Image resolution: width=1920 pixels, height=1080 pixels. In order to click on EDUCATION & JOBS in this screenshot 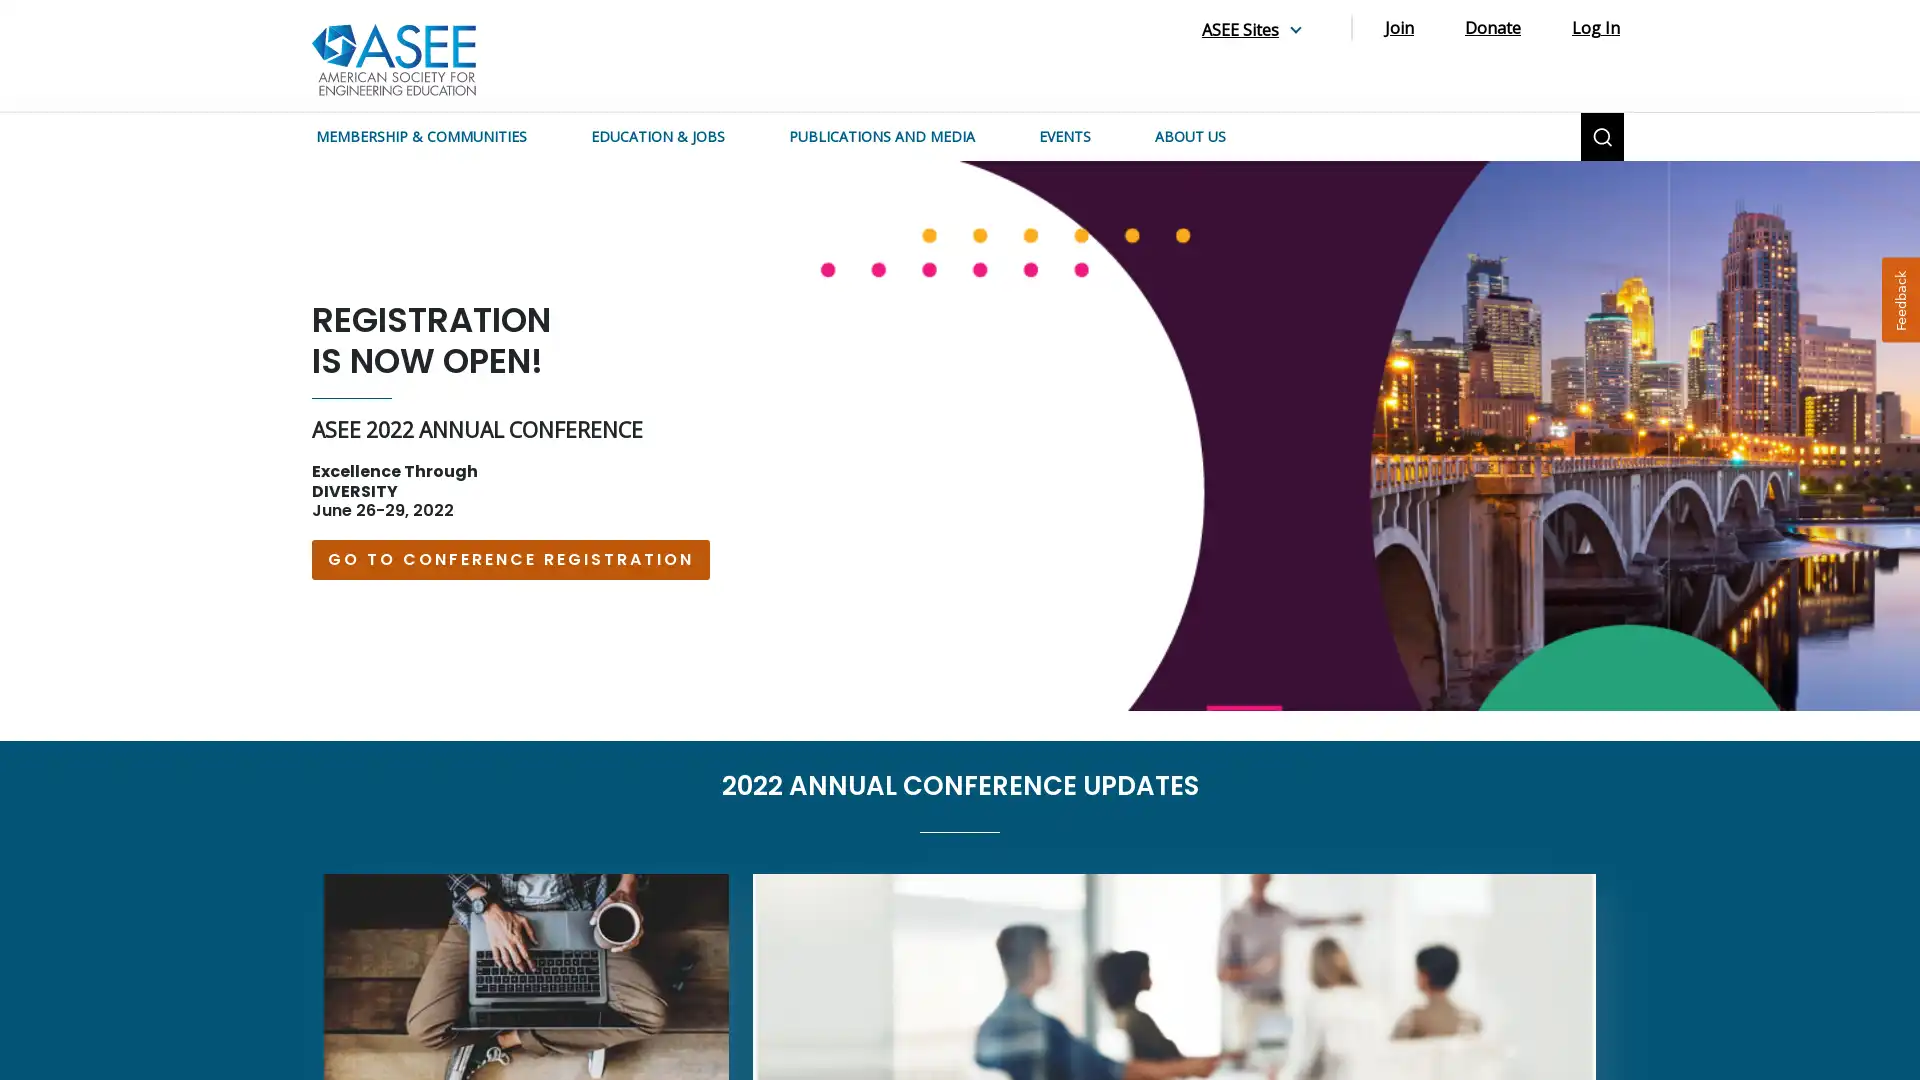, I will do `click(673, 136)`.